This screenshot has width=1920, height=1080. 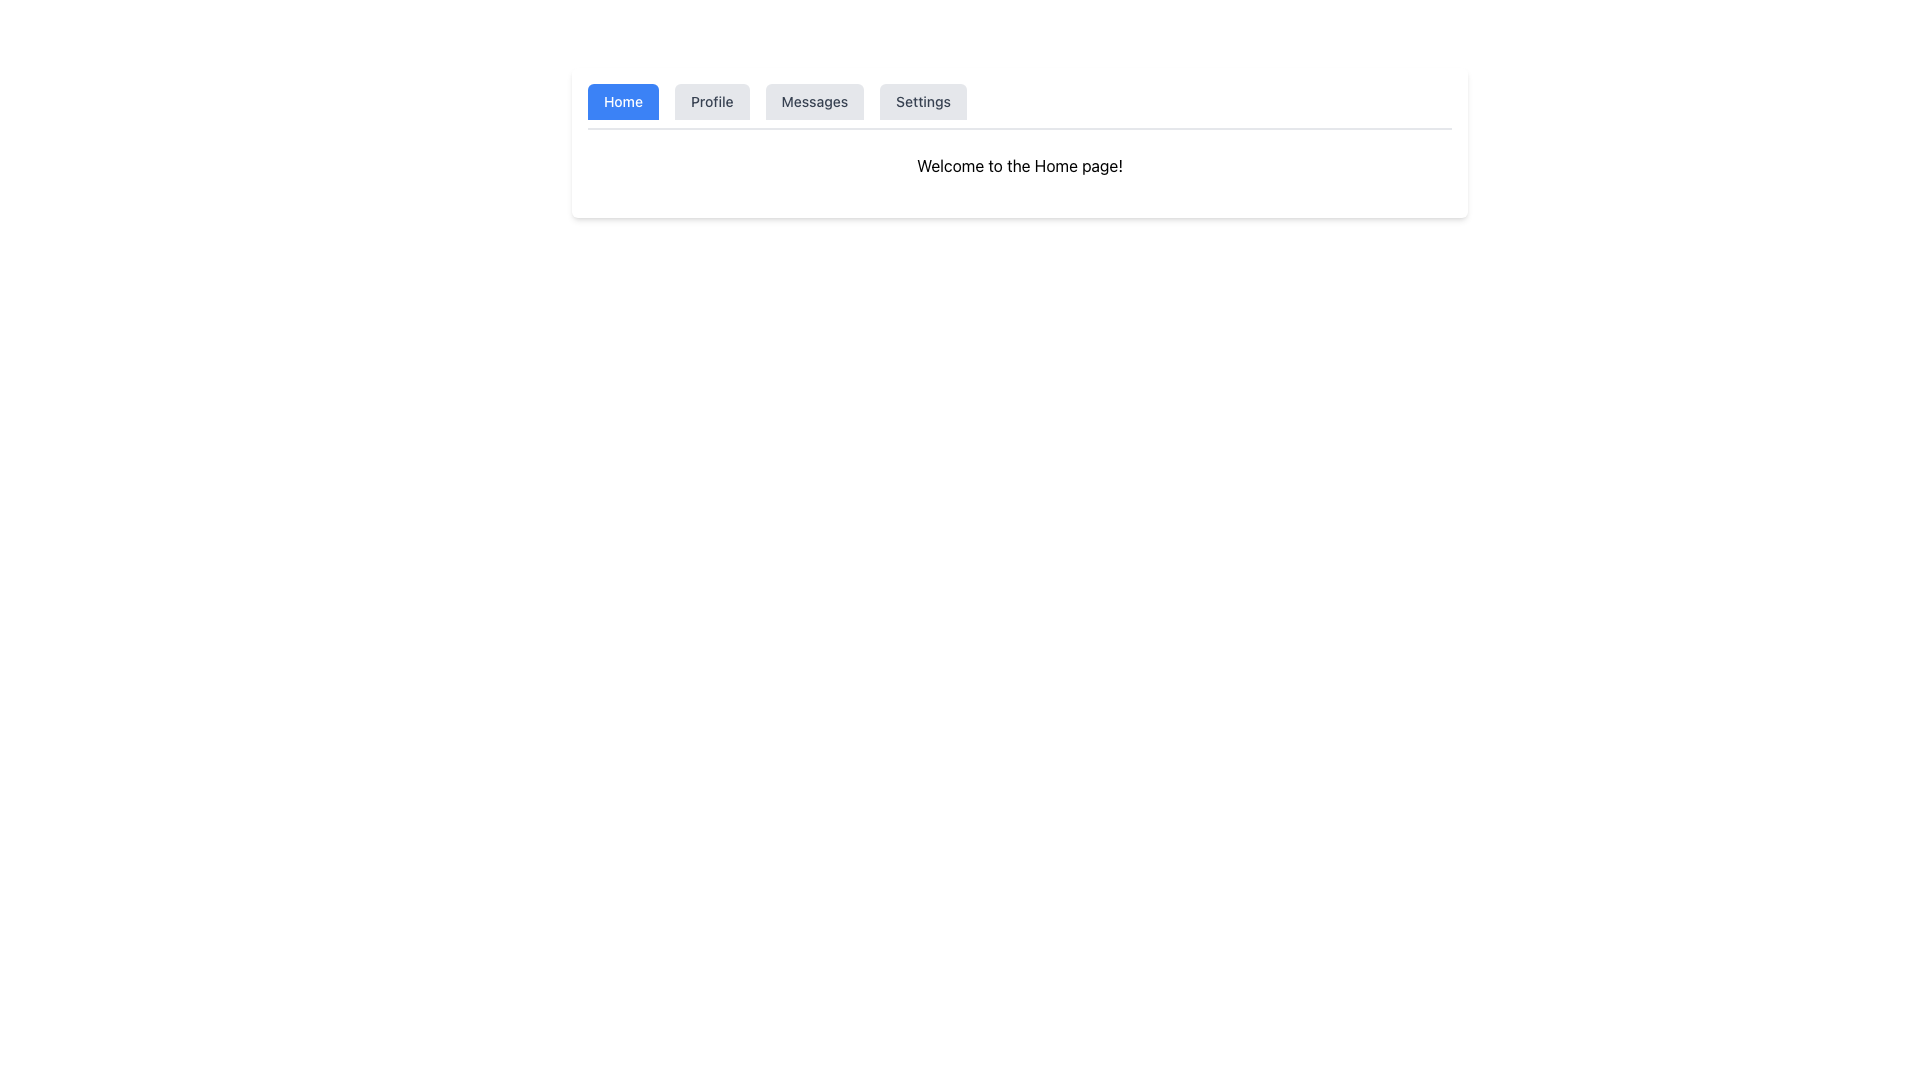 I want to click on the text displaying 'Welcome to the Home page!' which is centered below the navigation bar, so click(x=1019, y=164).